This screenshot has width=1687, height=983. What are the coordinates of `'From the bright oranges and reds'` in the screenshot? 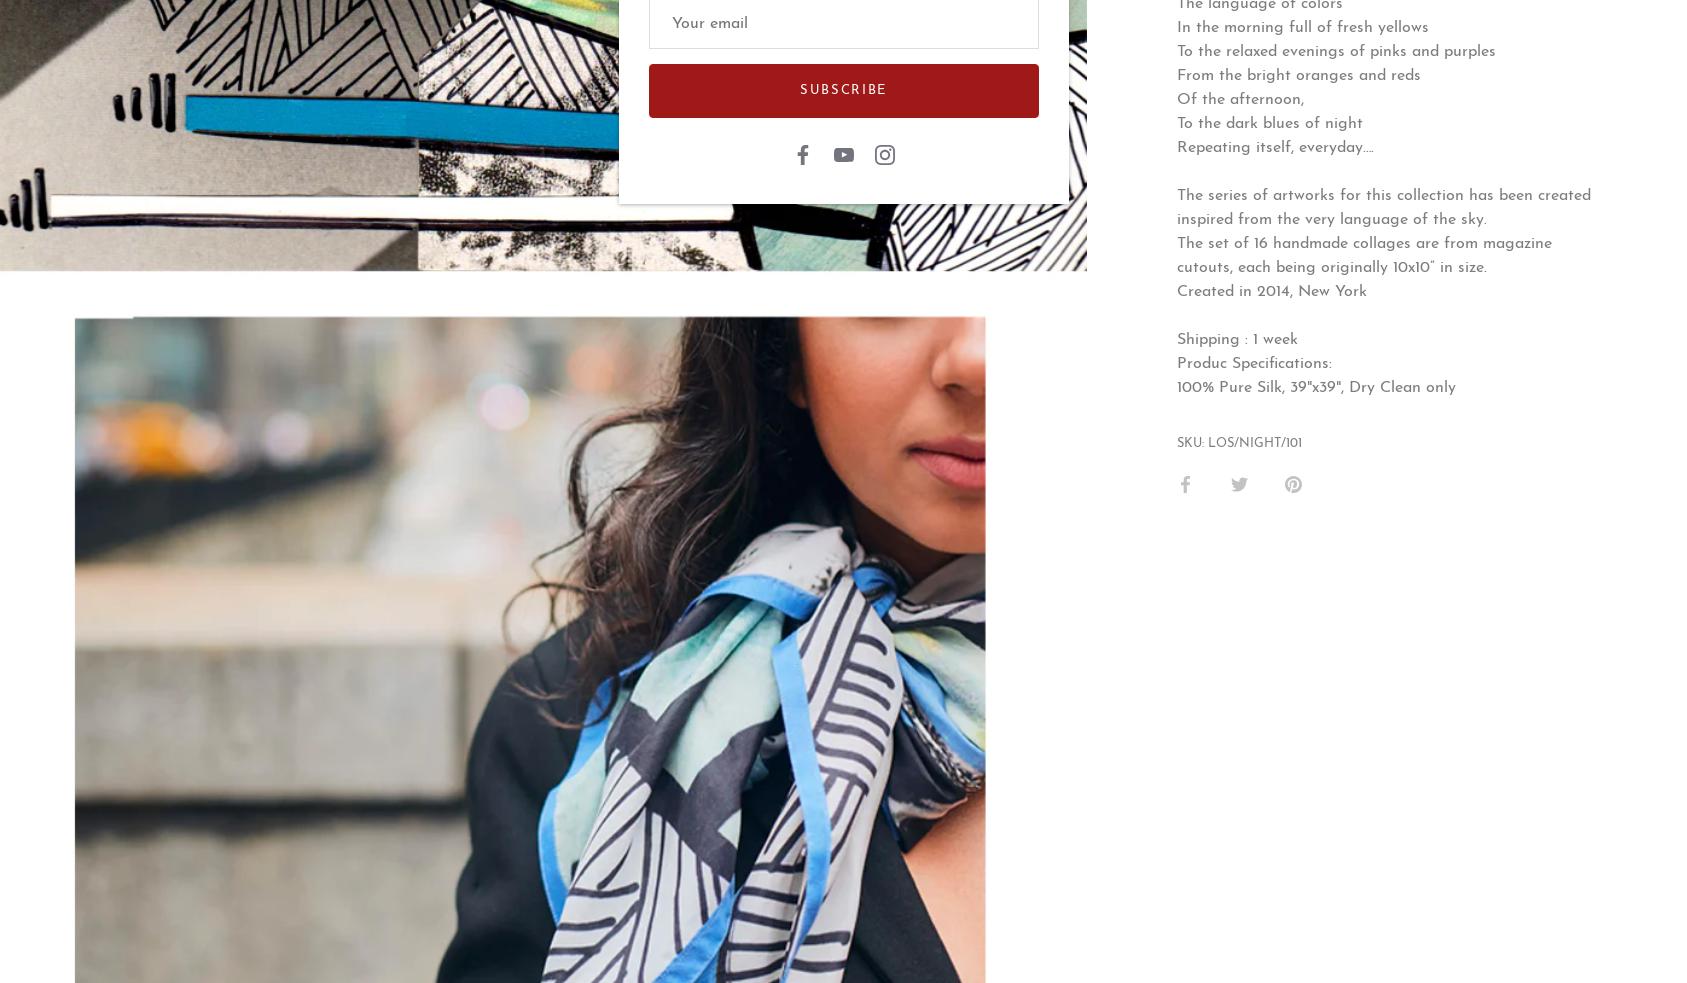 It's located at (1297, 74).